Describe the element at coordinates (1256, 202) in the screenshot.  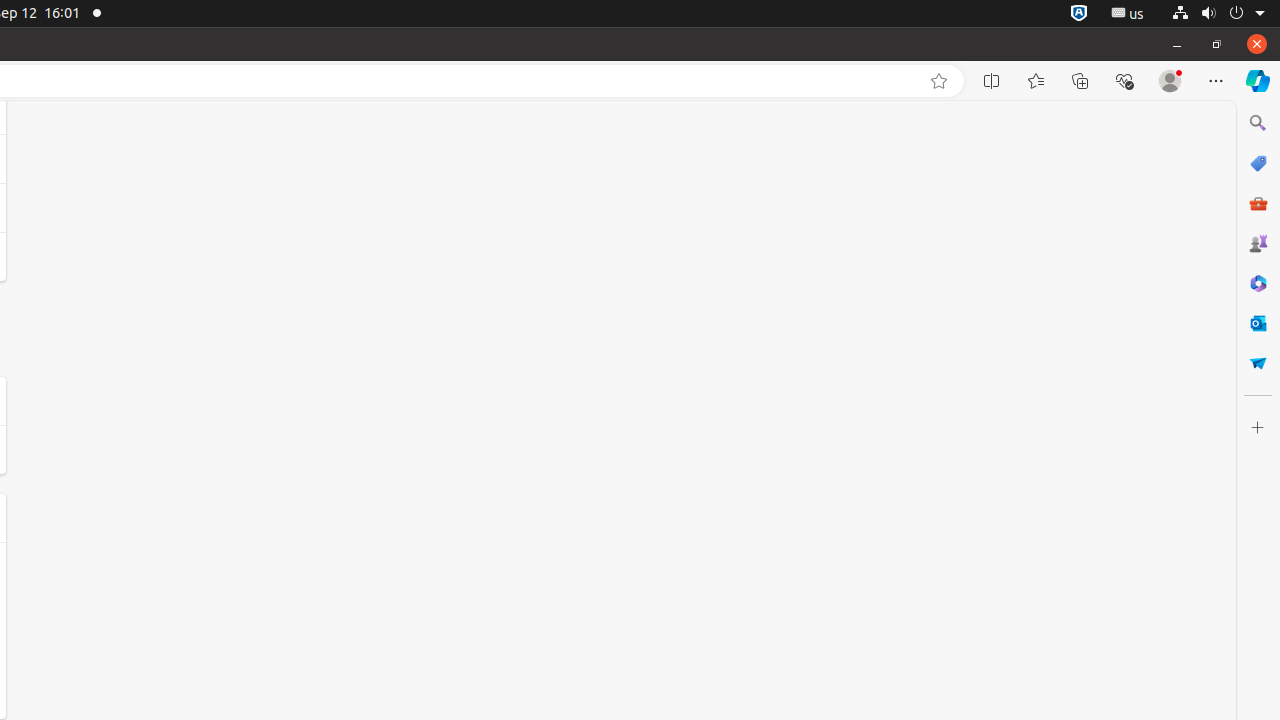
I see `'Tools'` at that location.